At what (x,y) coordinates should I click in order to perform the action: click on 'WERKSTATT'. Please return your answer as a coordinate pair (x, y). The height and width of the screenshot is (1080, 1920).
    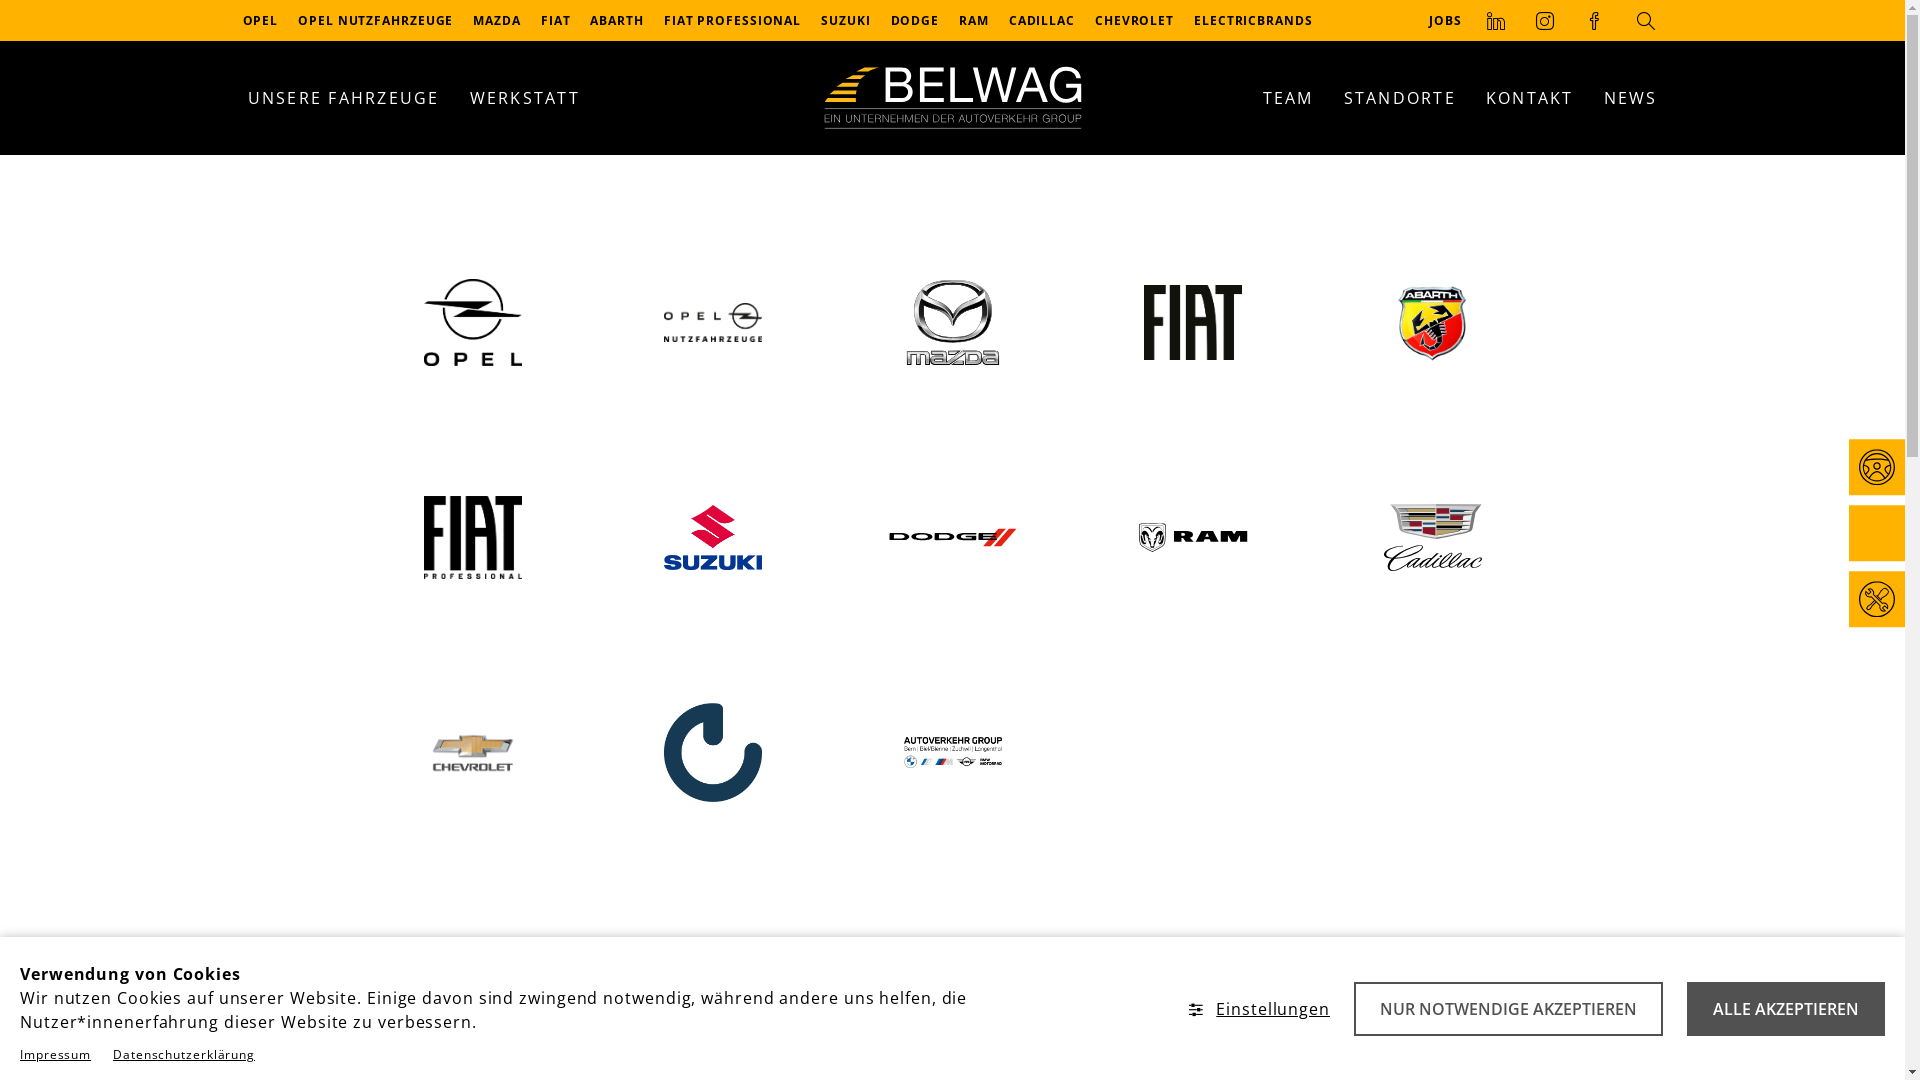
    Looking at the image, I should click on (523, 97).